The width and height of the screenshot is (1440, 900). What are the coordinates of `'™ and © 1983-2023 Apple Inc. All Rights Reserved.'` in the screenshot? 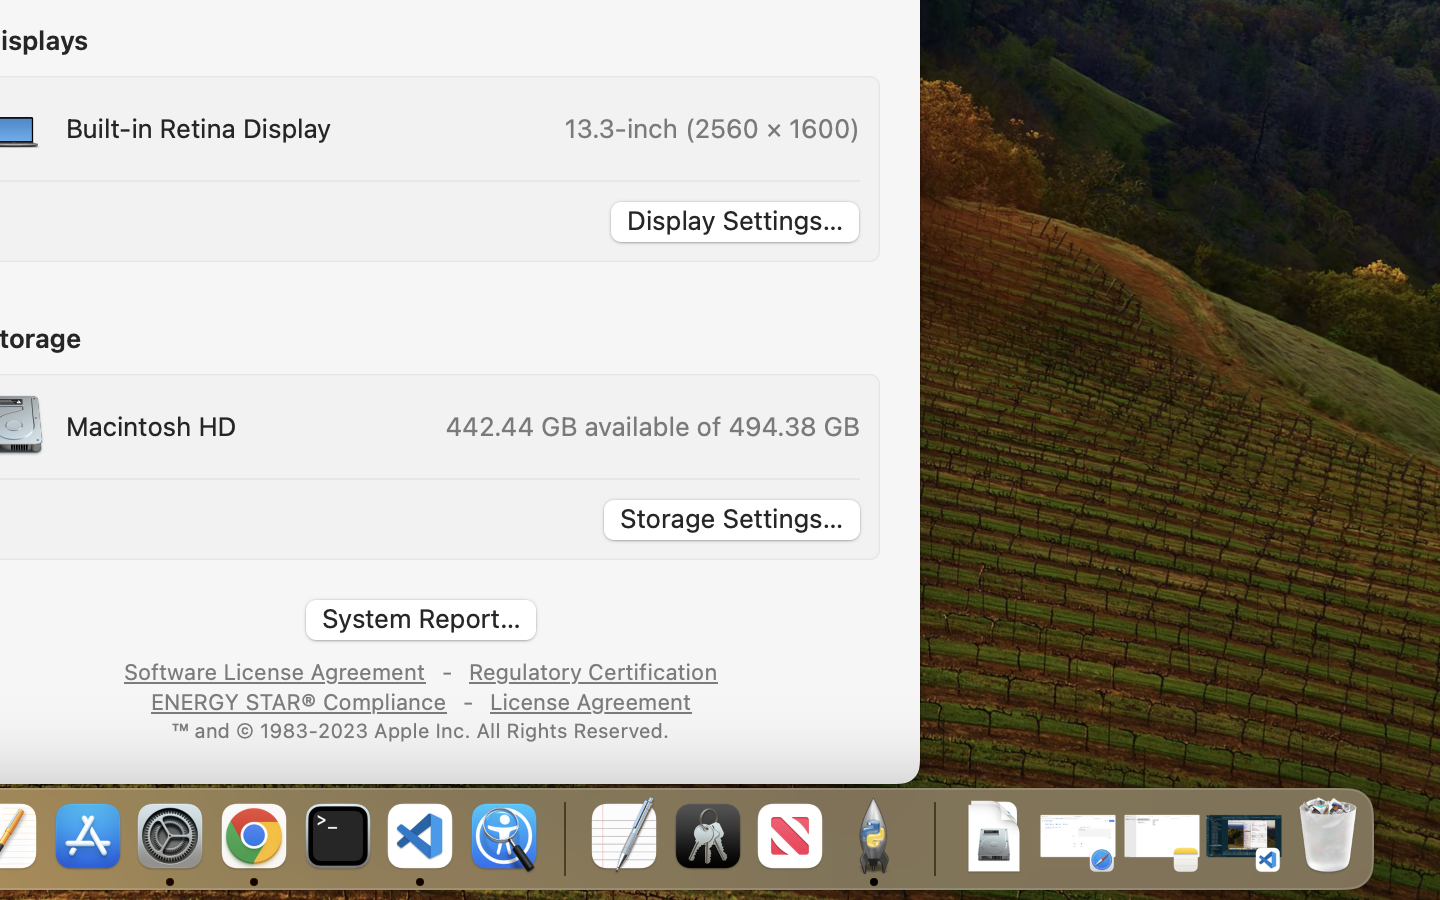 It's located at (421, 728).